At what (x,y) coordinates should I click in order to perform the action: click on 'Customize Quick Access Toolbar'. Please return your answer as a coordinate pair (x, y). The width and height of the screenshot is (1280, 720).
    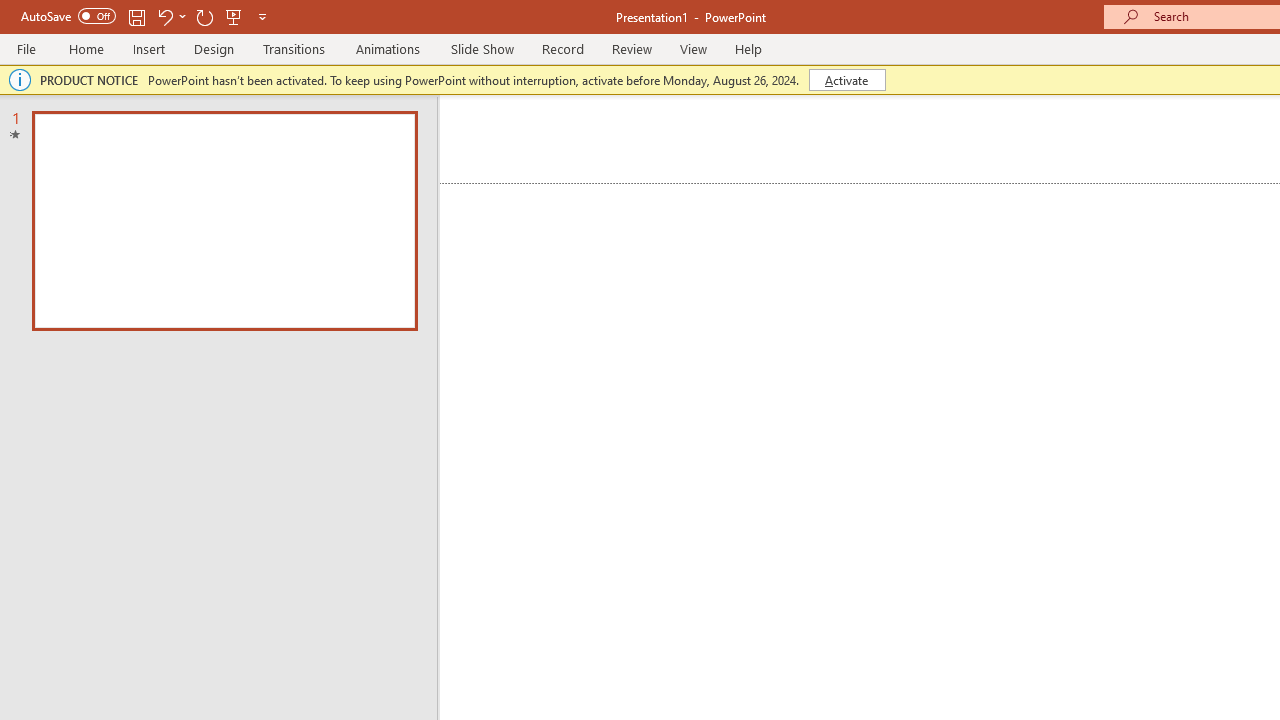
    Looking at the image, I should click on (262, 16).